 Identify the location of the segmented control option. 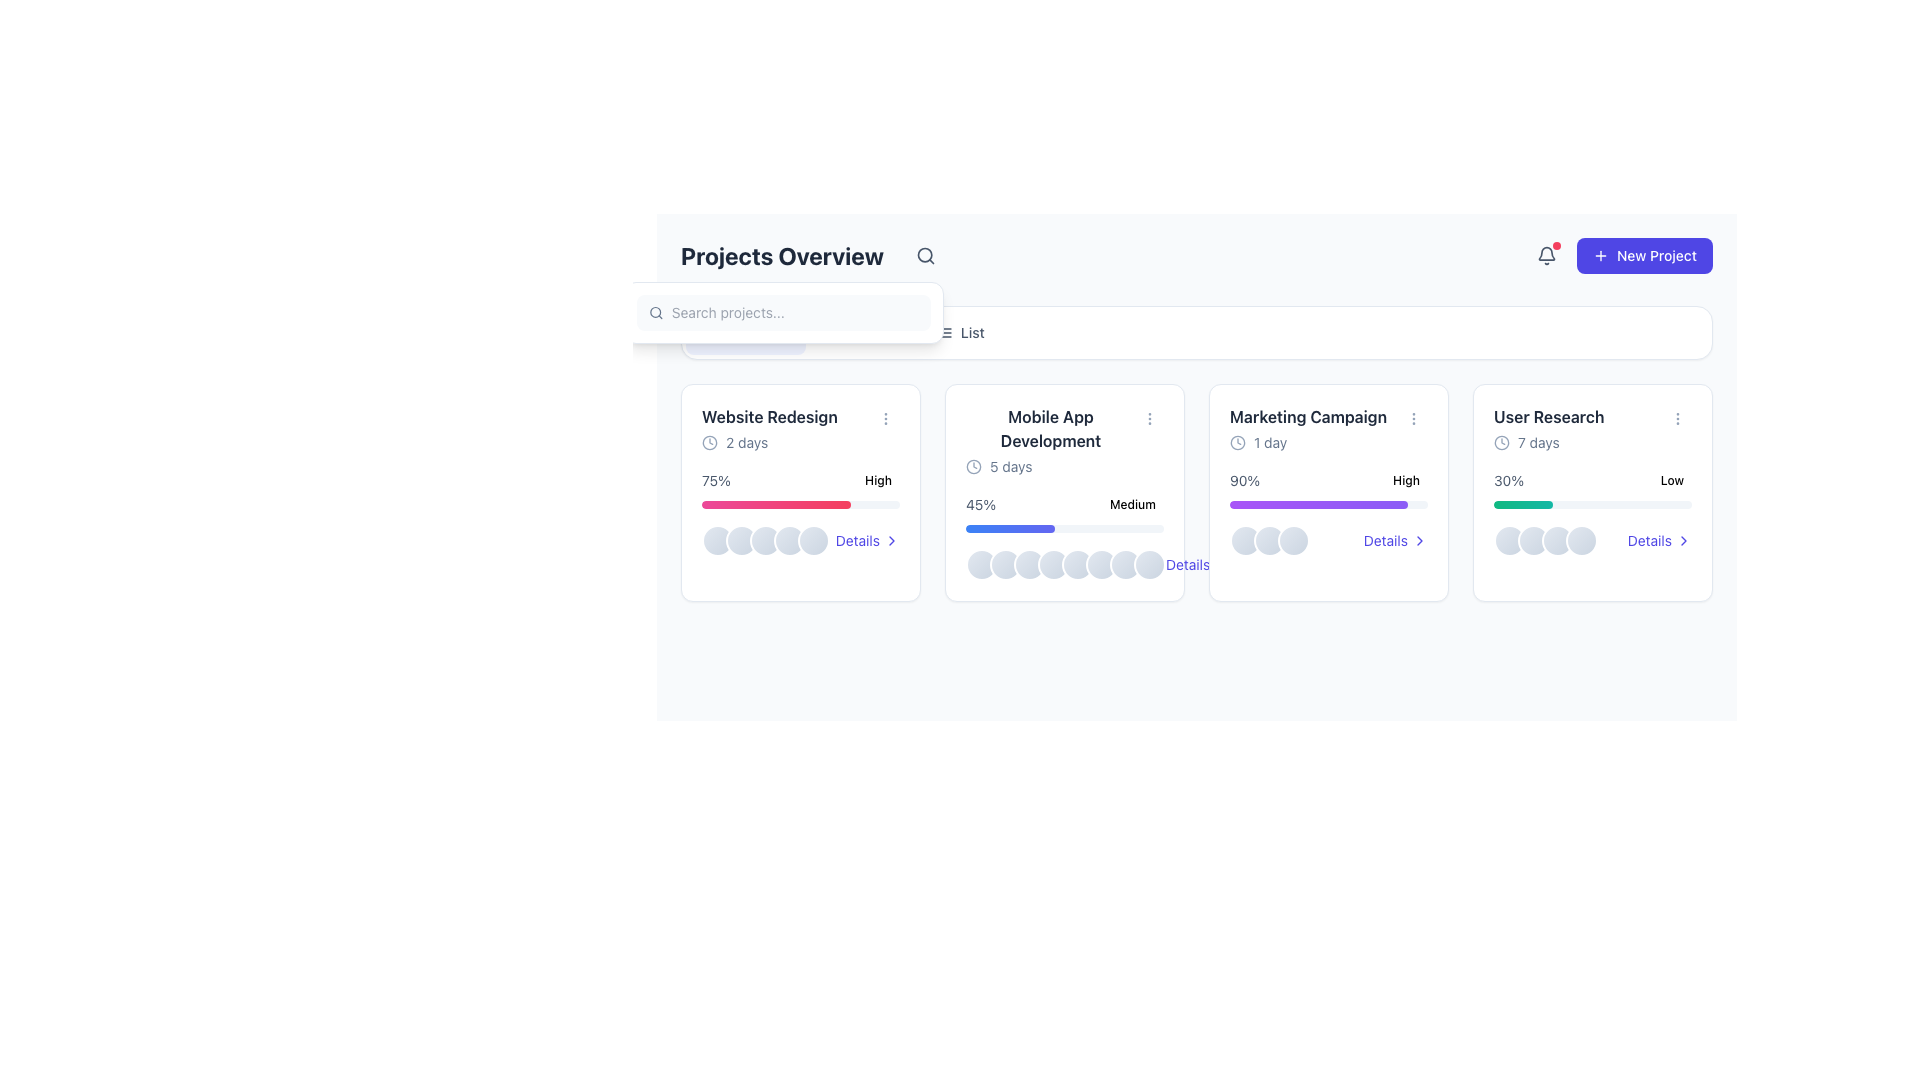
(1196, 331).